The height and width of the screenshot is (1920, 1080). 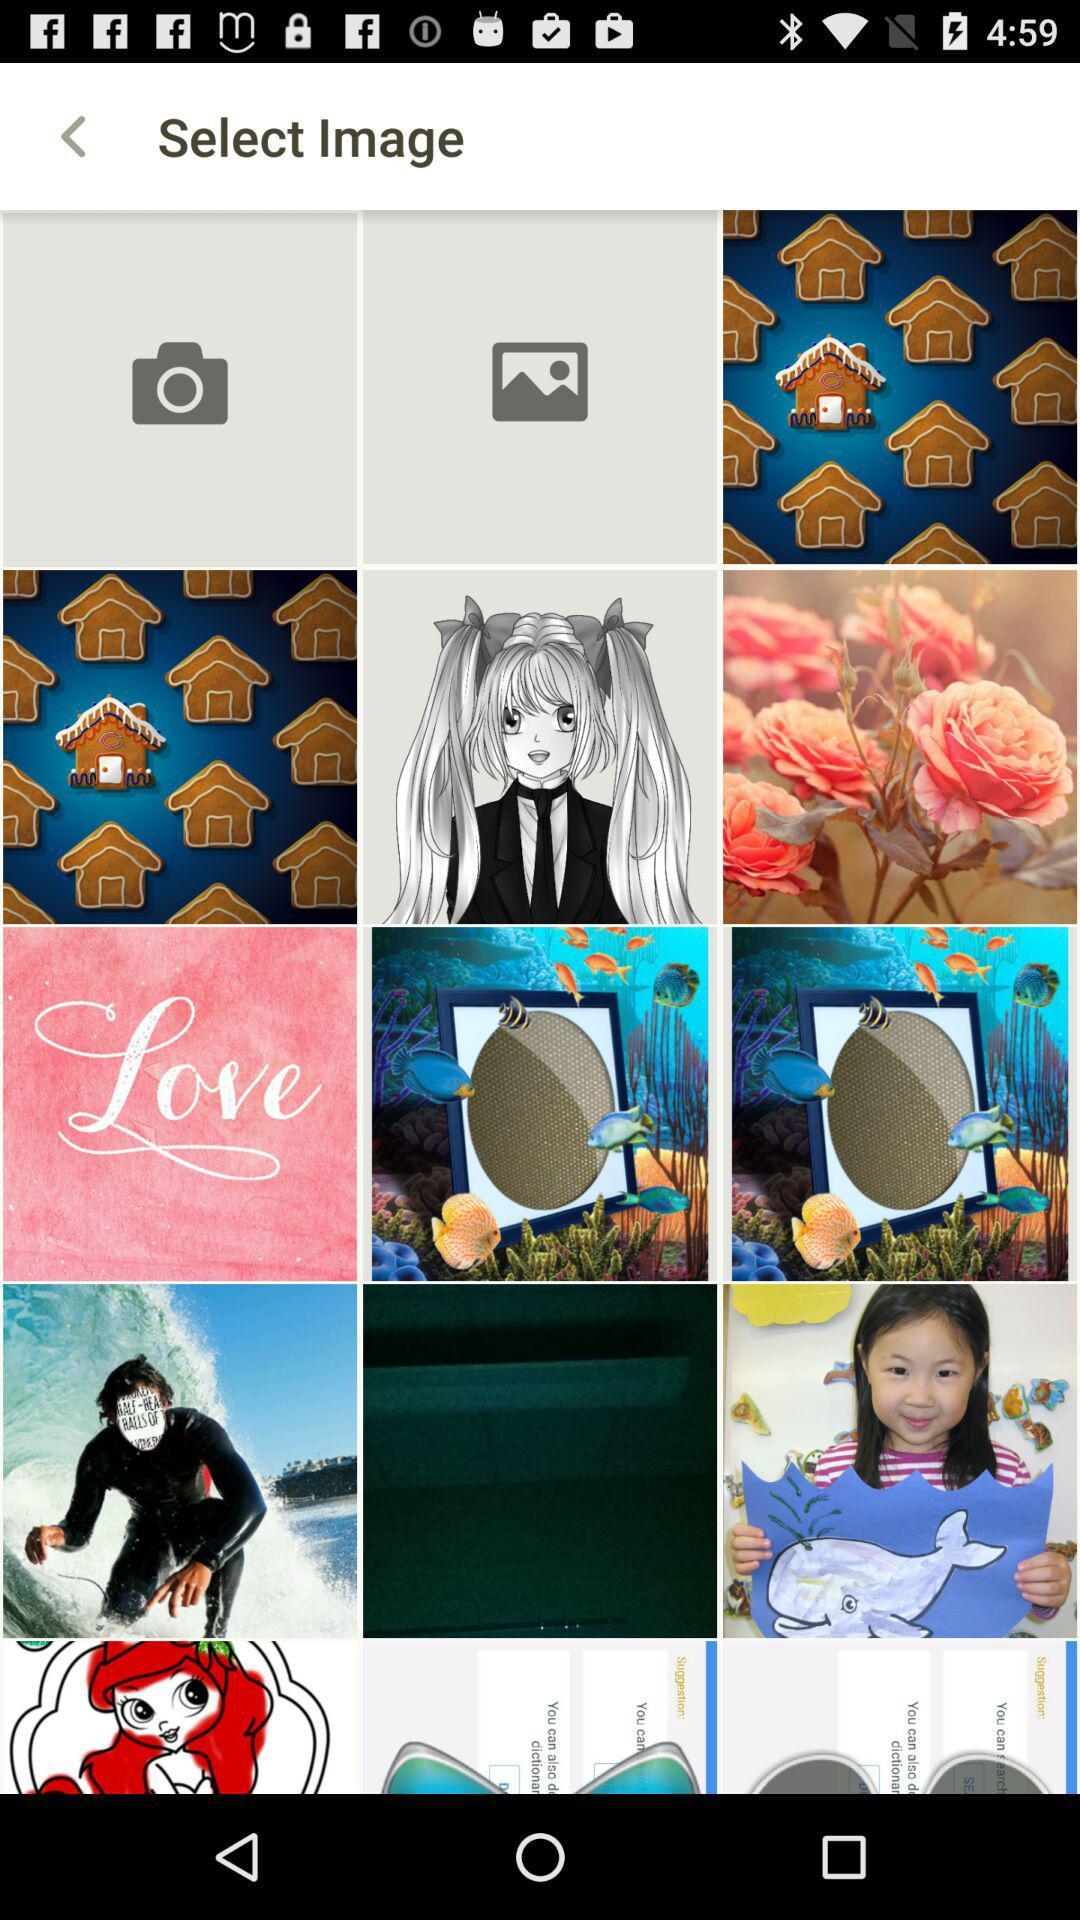 What do you see at coordinates (72, 135) in the screenshot?
I see `the icon next to the select image` at bounding box center [72, 135].